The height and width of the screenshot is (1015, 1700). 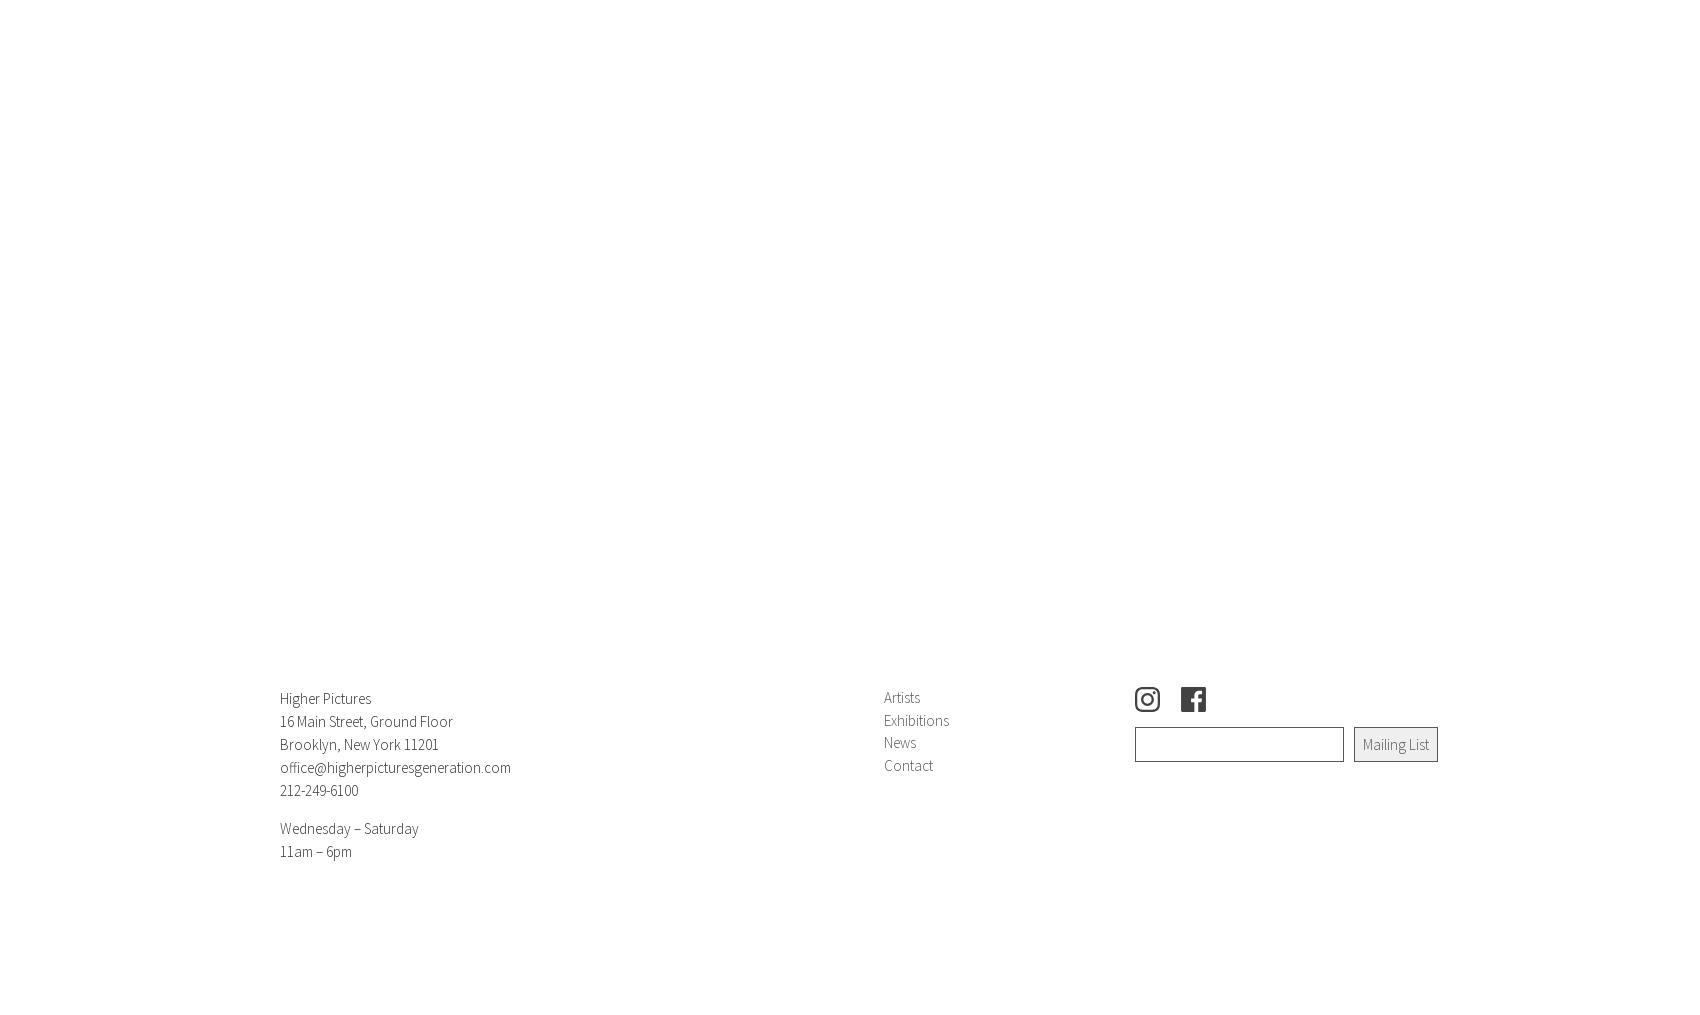 What do you see at coordinates (318, 789) in the screenshot?
I see `'212-249-6100'` at bounding box center [318, 789].